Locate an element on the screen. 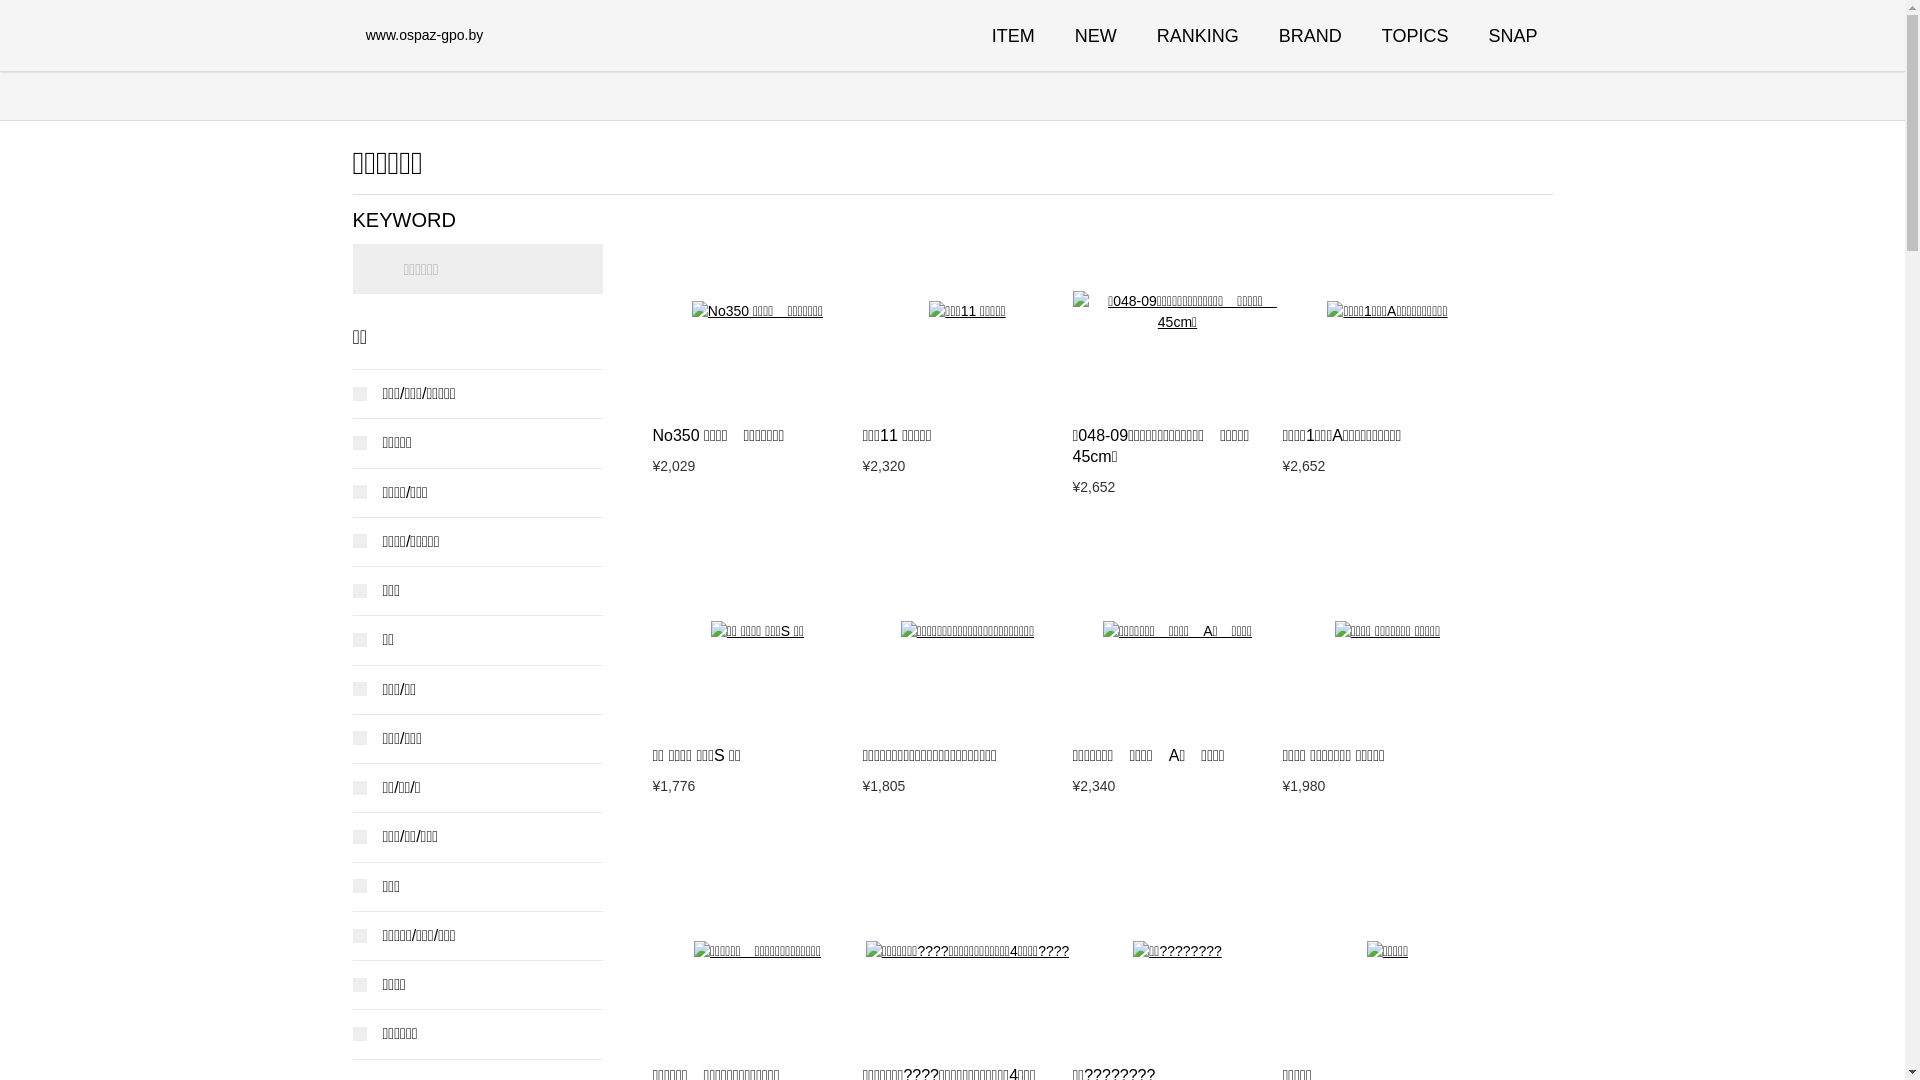 This screenshot has height=1080, width=1920. 'SNAP' is located at coordinates (1512, 35).